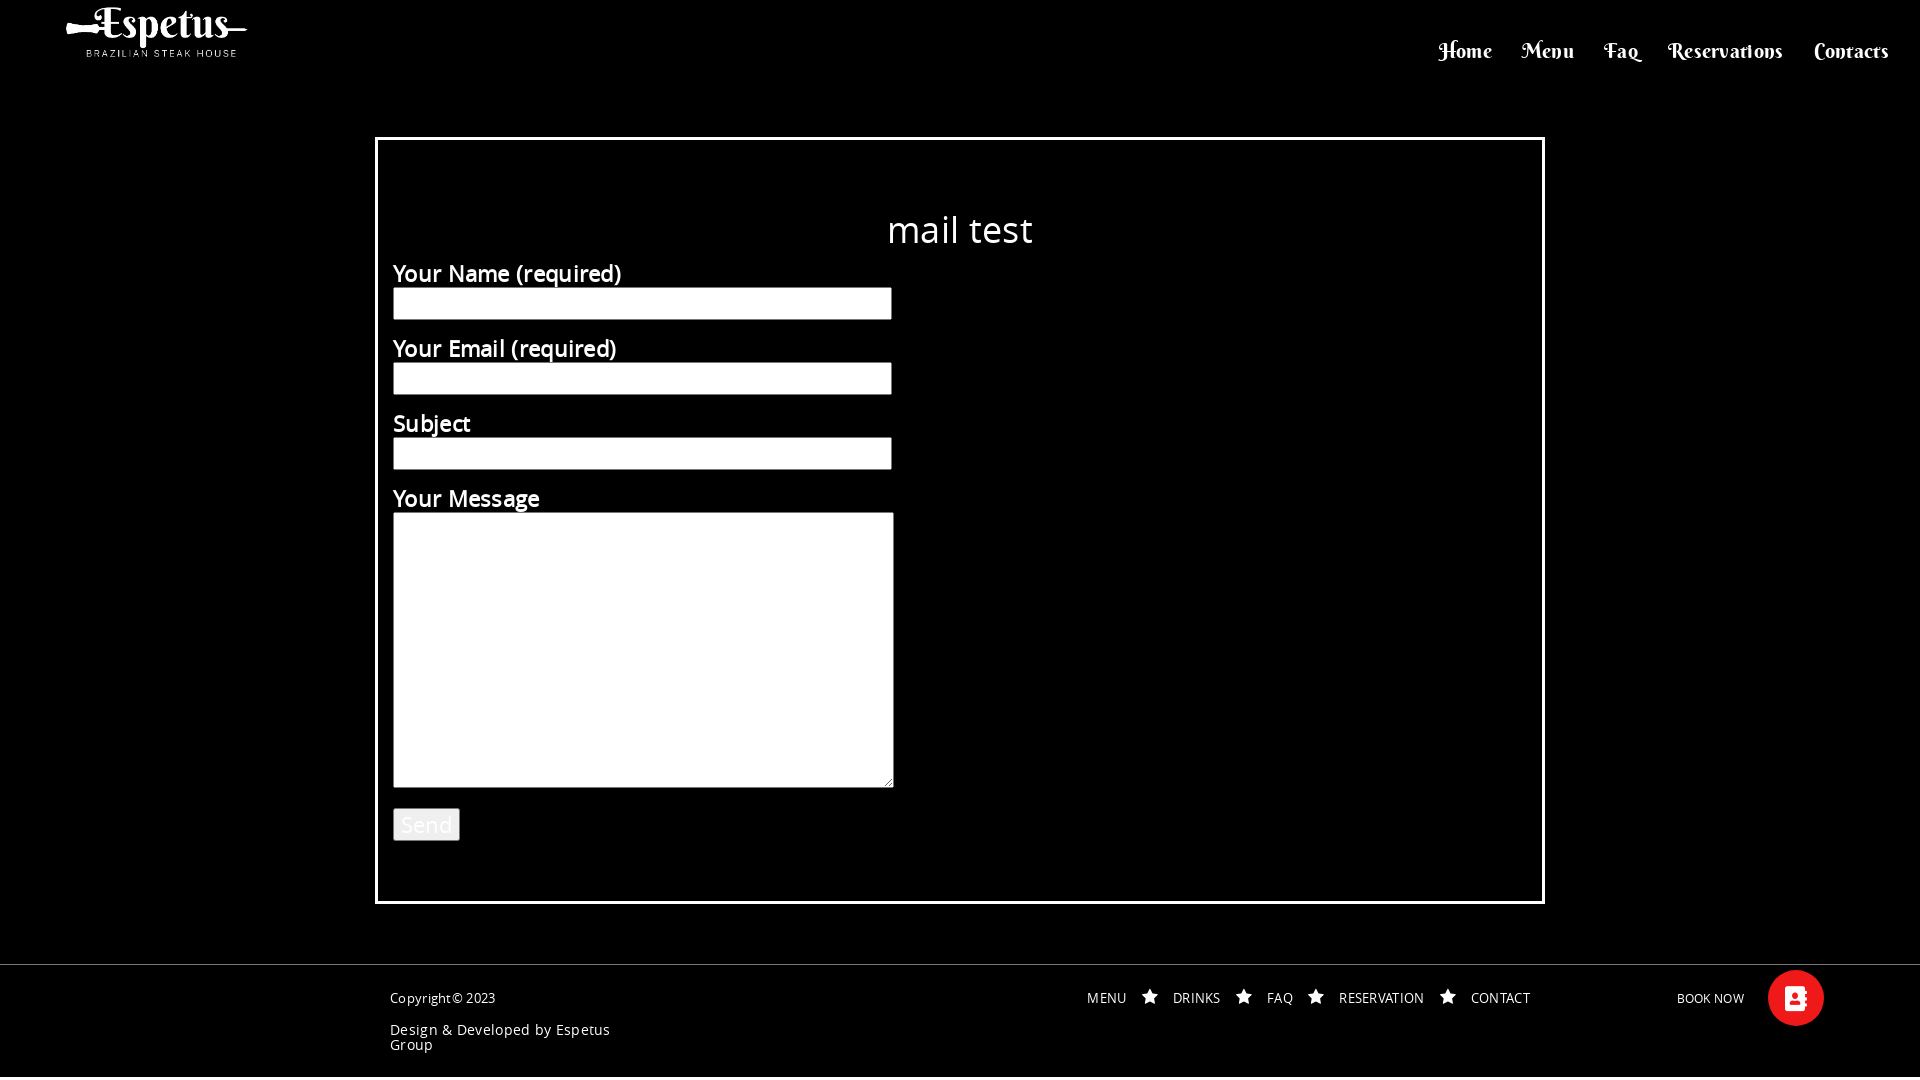  I want to click on 'RESERVATION', so click(1339, 998).